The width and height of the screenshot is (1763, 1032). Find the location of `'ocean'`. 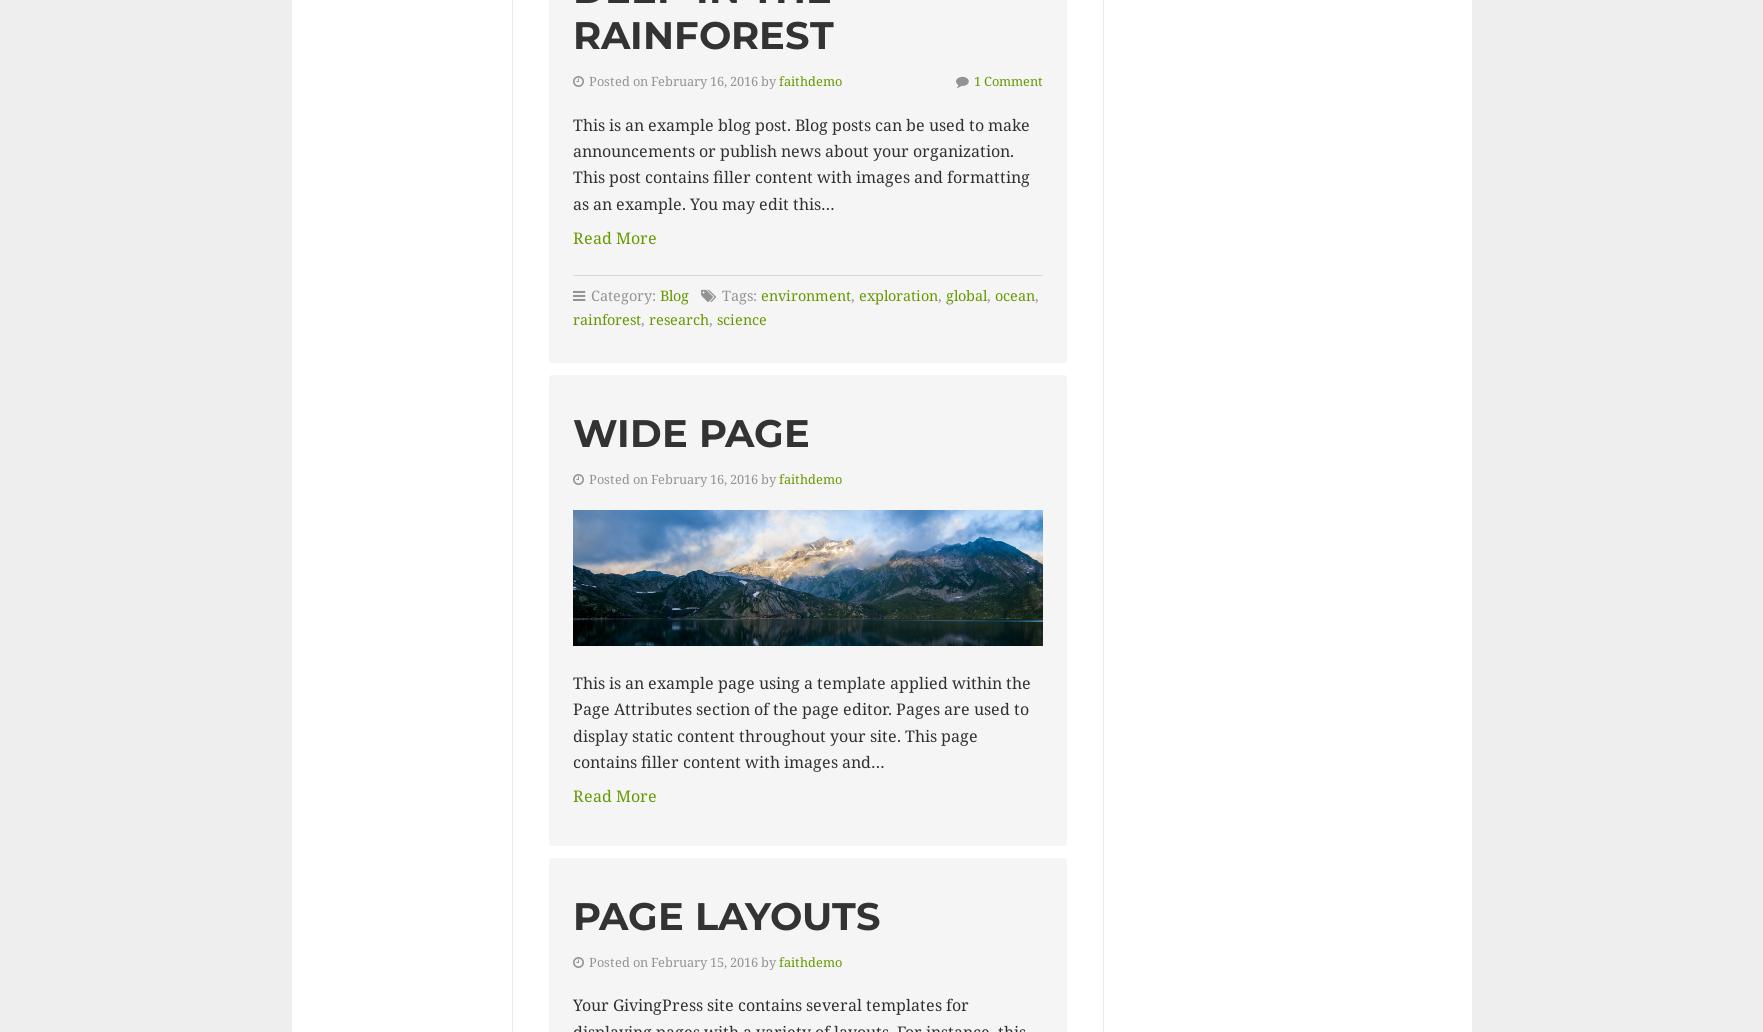

'ocean' is located at coordinates (1013, 295).